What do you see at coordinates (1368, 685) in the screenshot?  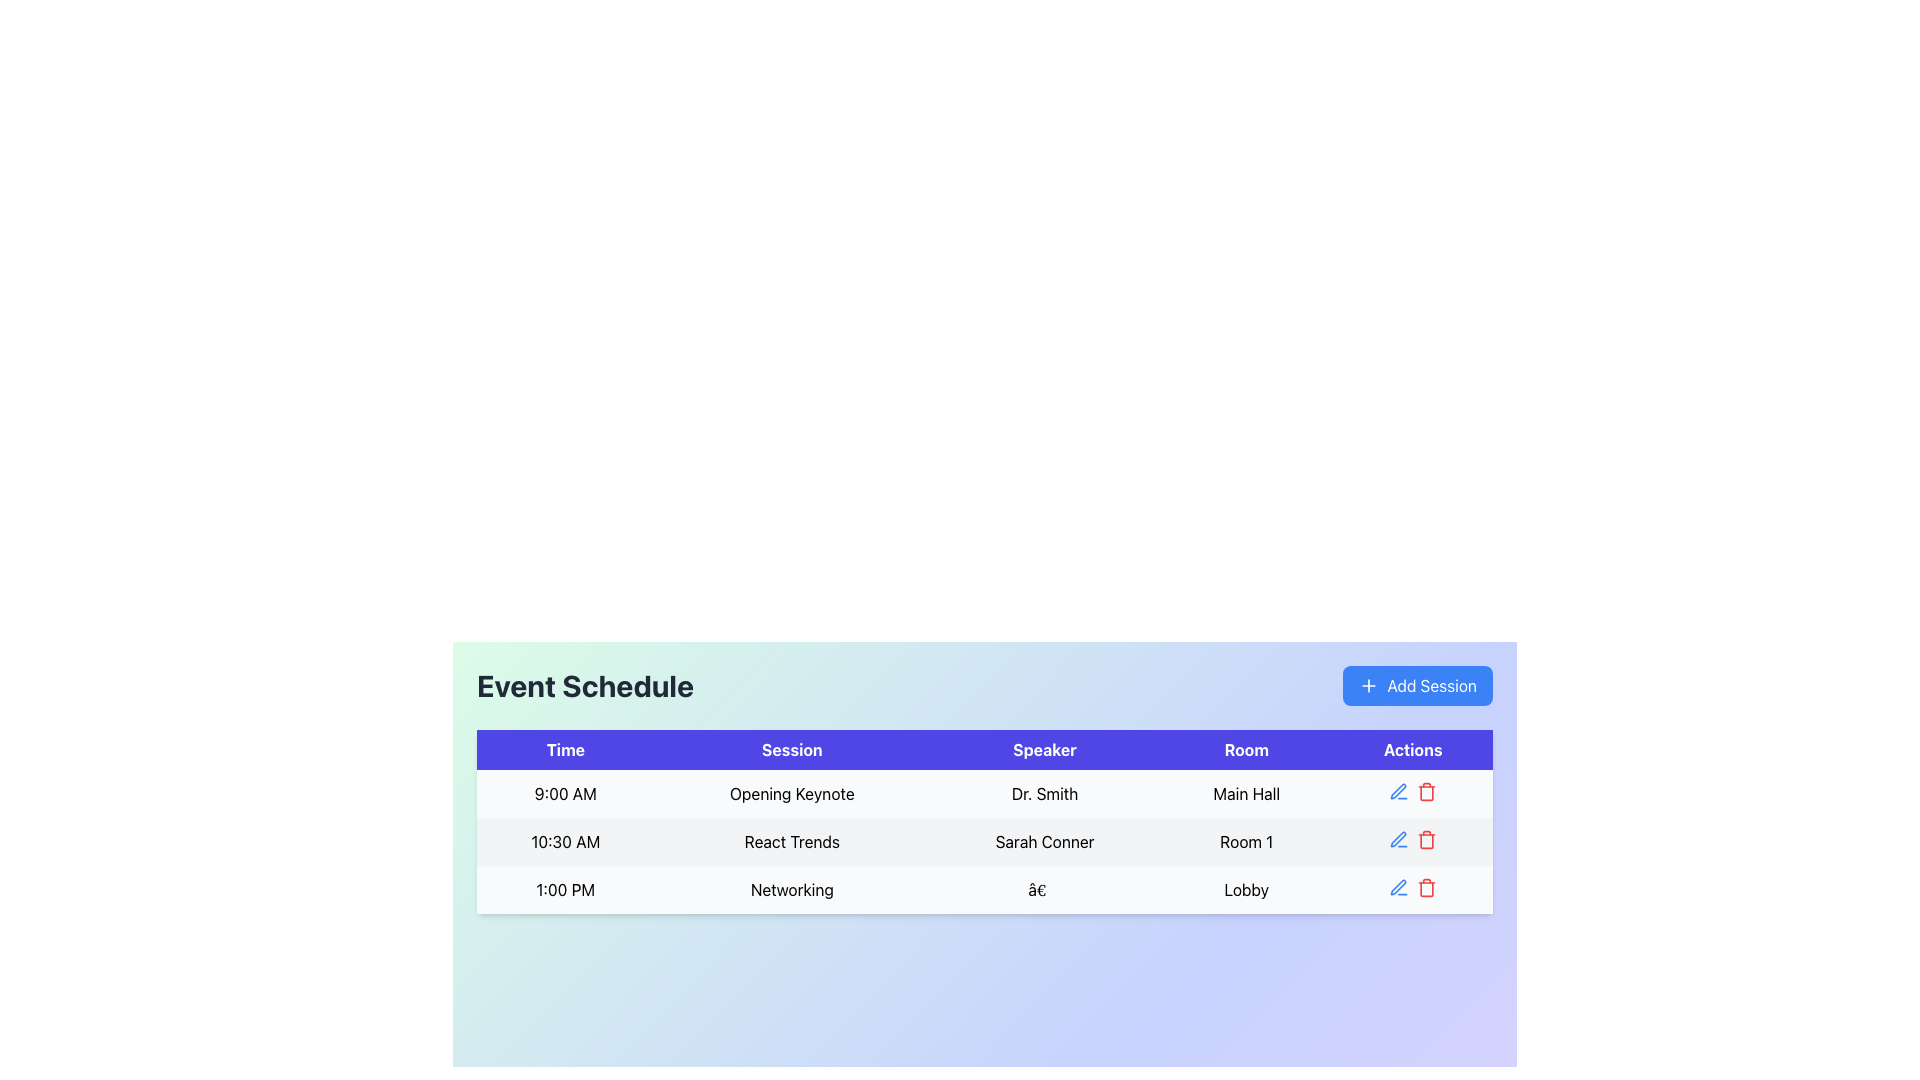 I see `the blue icon with a white plus sign located within the 'Add Session' button at the top-right corner of the event schedule section` at bounding box center [1368, 685].